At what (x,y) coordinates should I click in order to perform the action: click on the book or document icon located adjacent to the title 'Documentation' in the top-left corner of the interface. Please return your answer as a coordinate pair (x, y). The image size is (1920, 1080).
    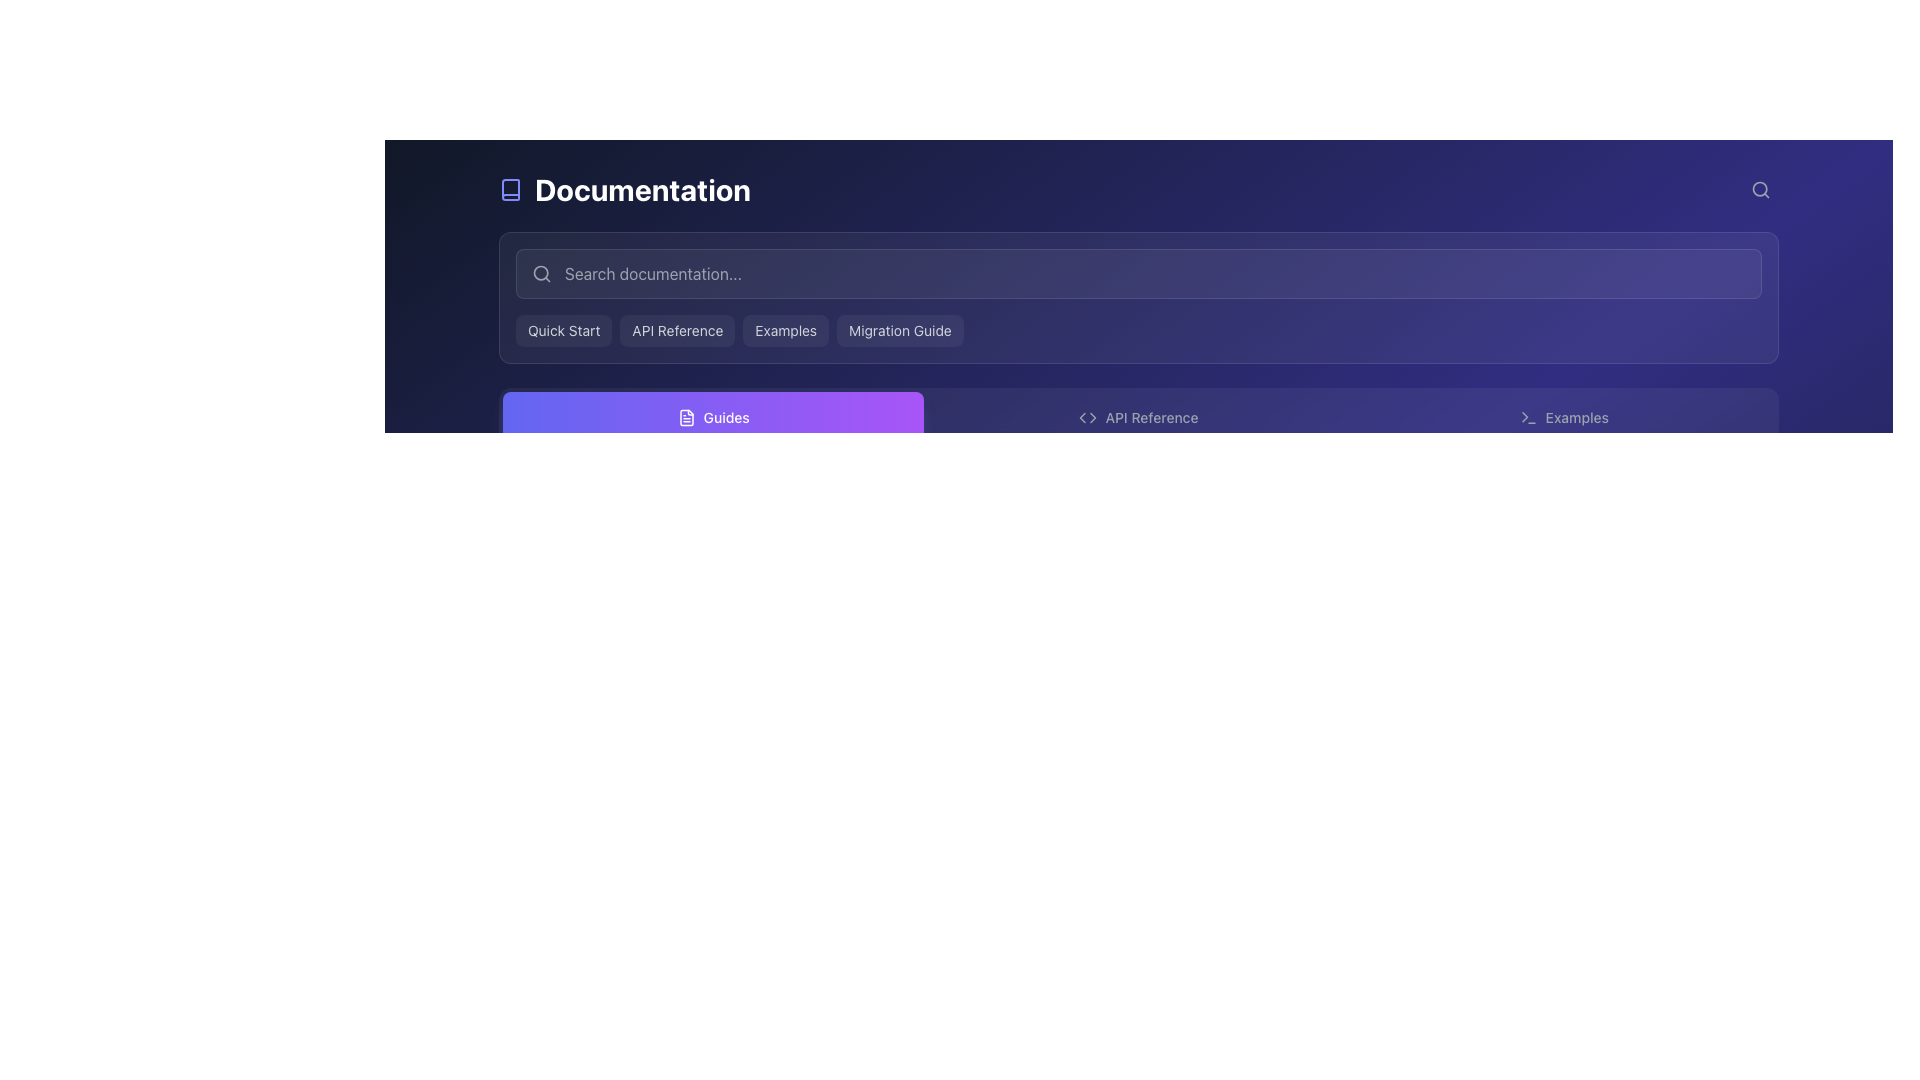
    Looking at the image, I should click on (510, 189).